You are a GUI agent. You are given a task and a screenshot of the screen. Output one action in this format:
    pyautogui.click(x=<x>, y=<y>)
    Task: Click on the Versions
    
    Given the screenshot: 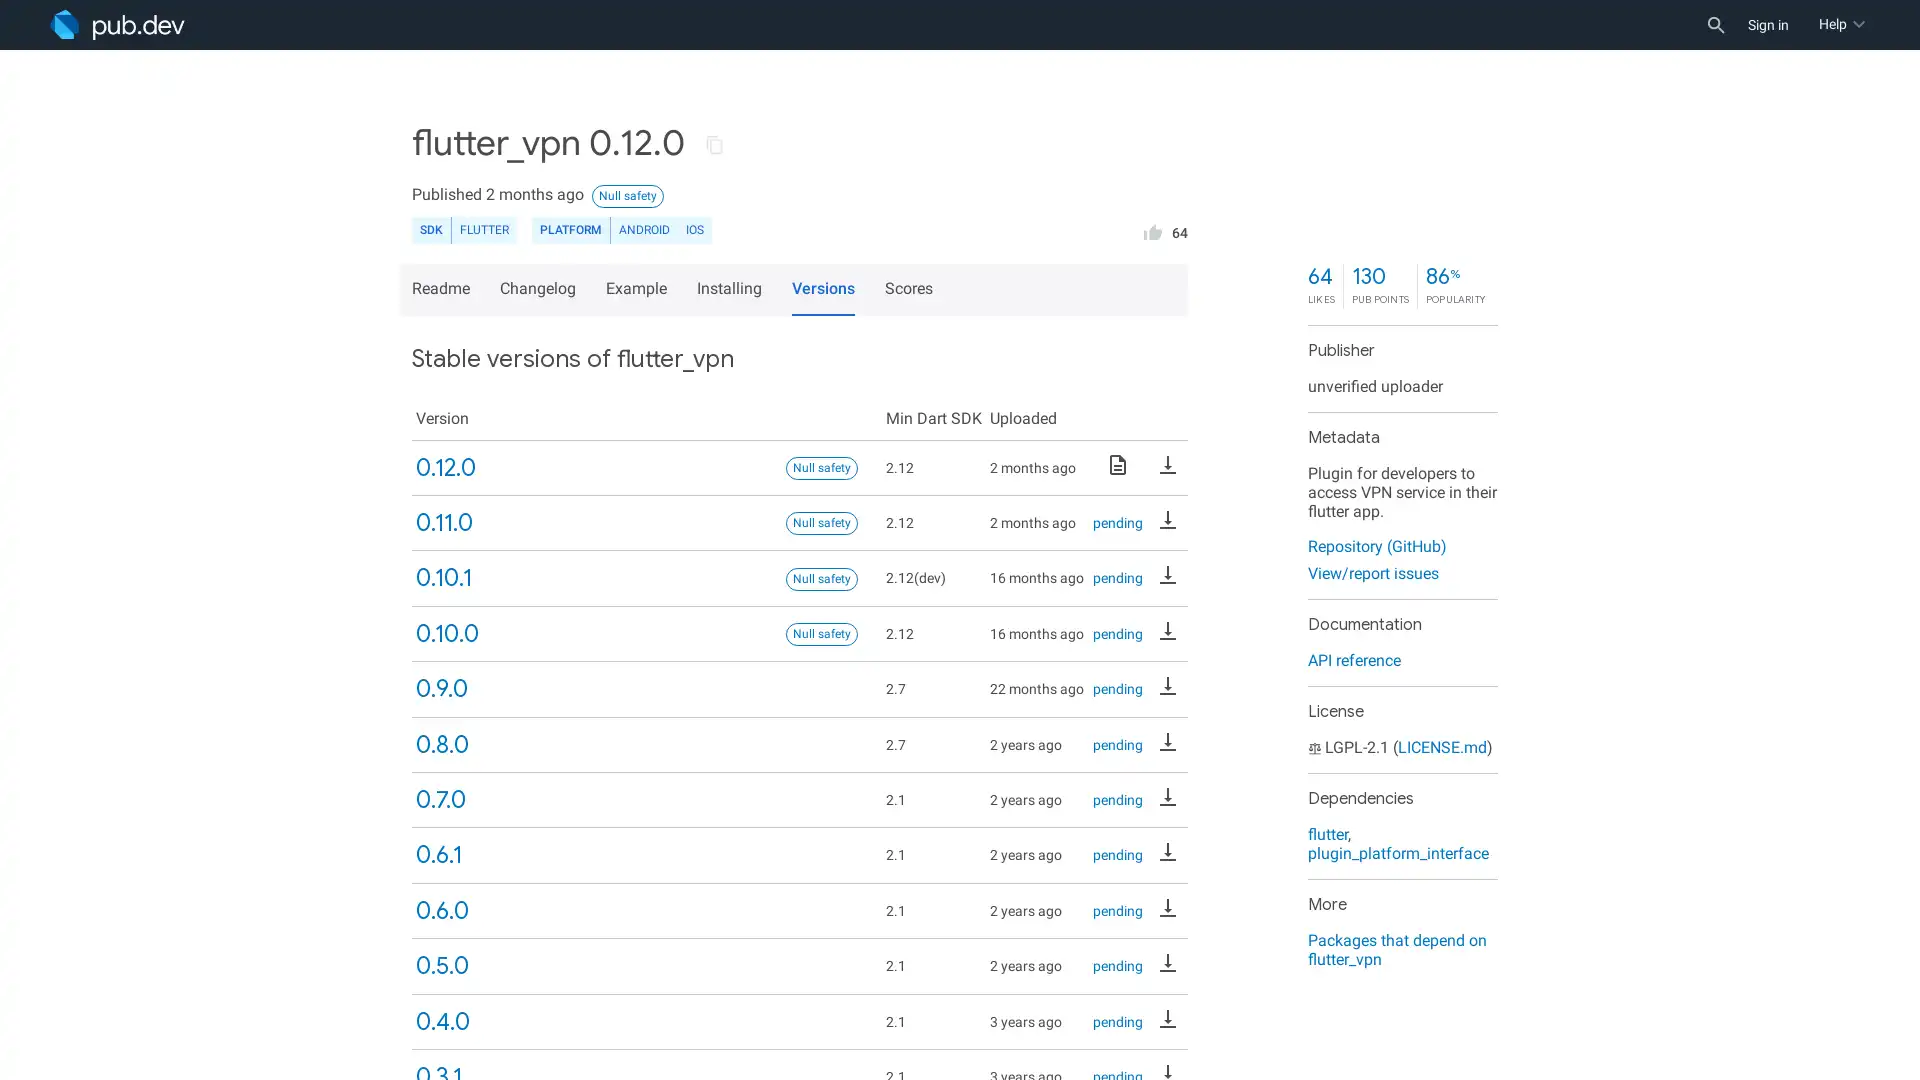 What is the action you would take?
    pyautogui.click(x=823, y=289)
    